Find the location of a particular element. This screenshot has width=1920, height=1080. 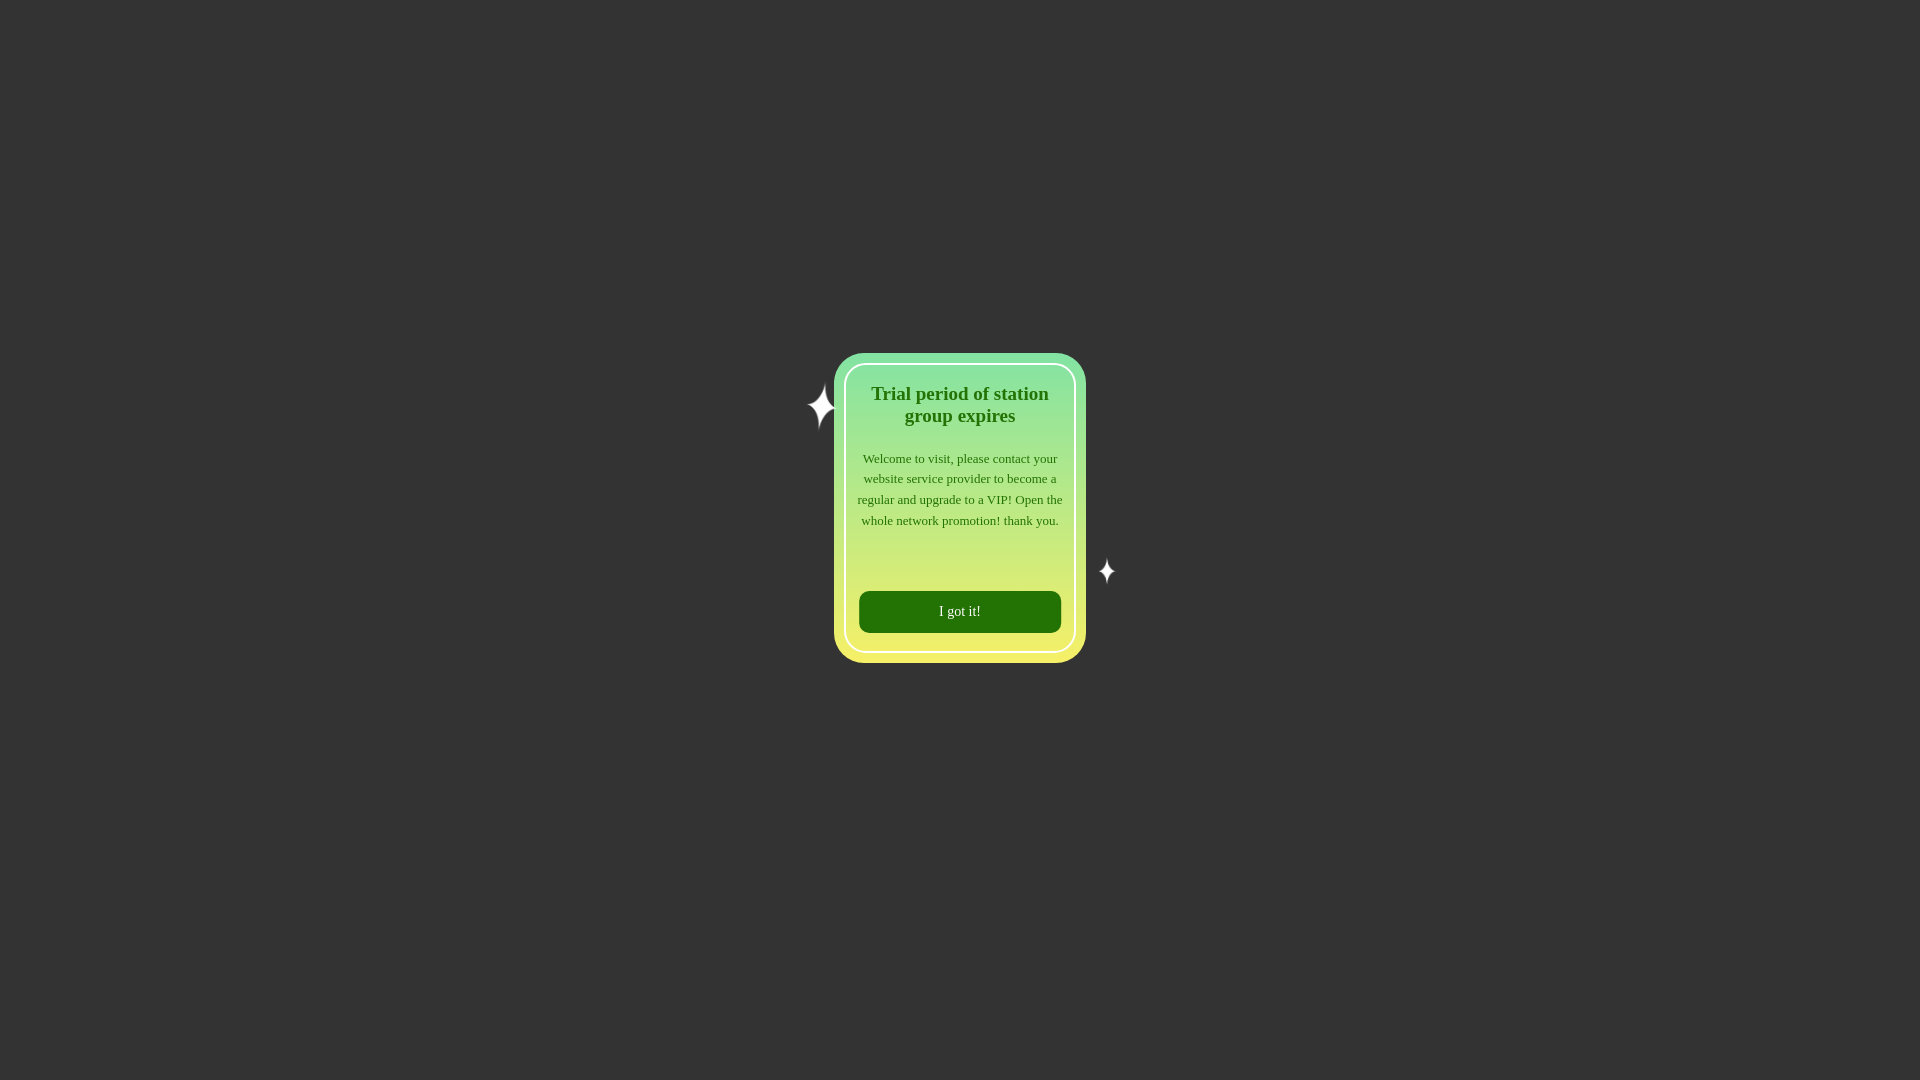

'I got it!' is located at coordinates (960, 611).